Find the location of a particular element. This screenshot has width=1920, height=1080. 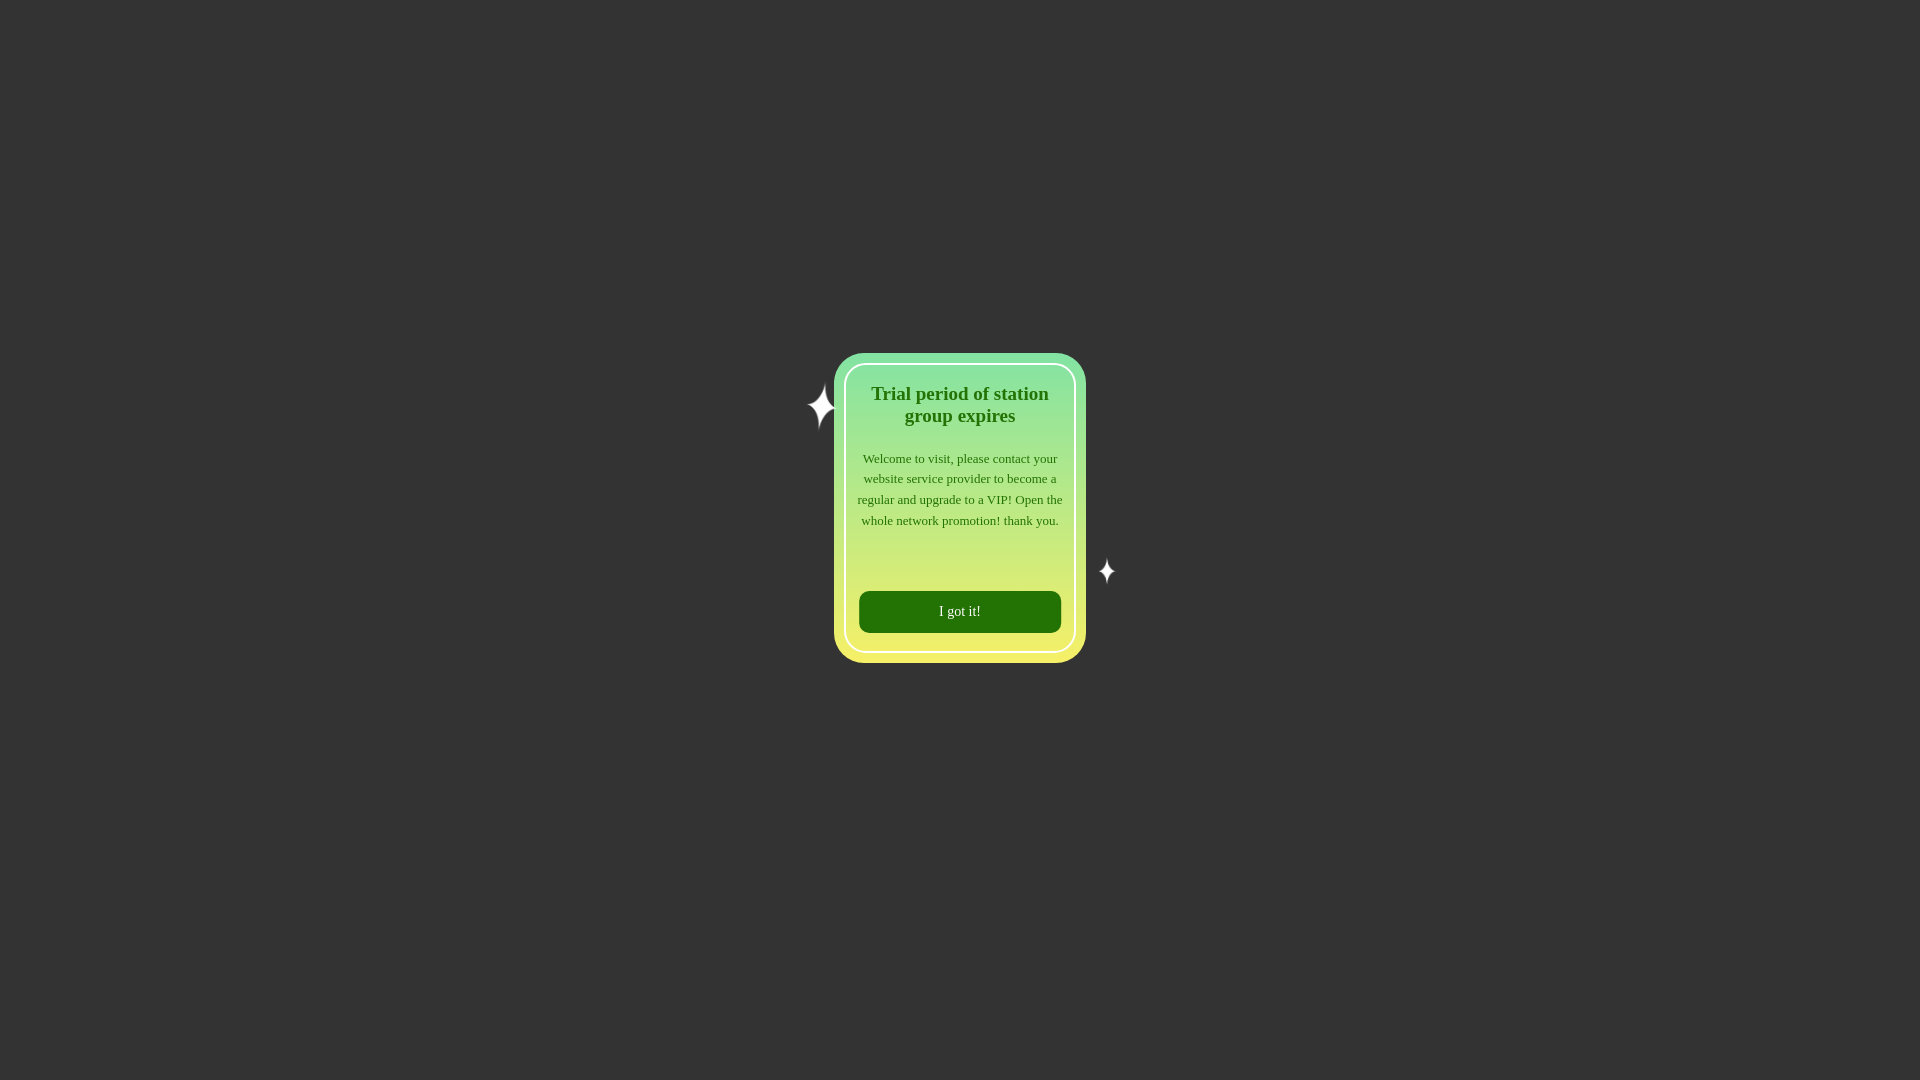

'I got it!' is located at coordinates (960, 611).